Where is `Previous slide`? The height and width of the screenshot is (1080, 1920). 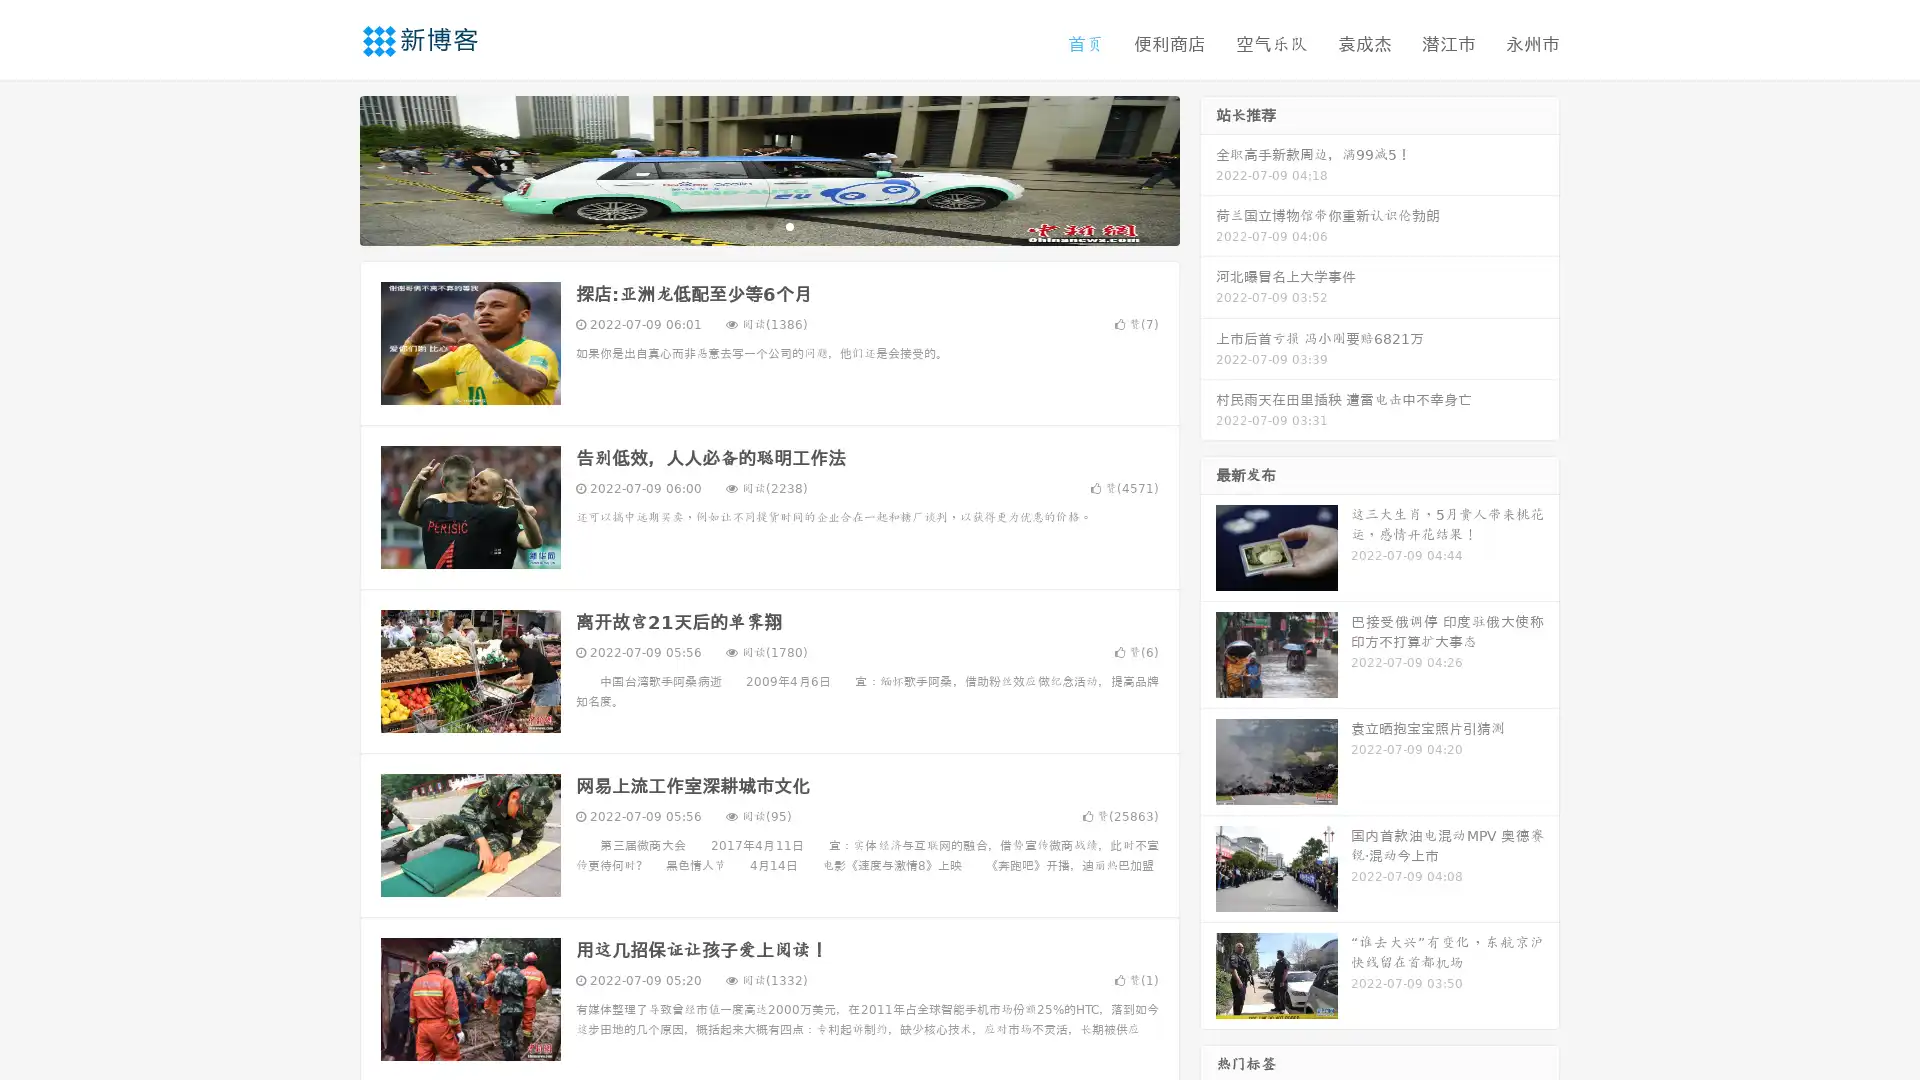
Previous slide is located at coordinates (330, 168).